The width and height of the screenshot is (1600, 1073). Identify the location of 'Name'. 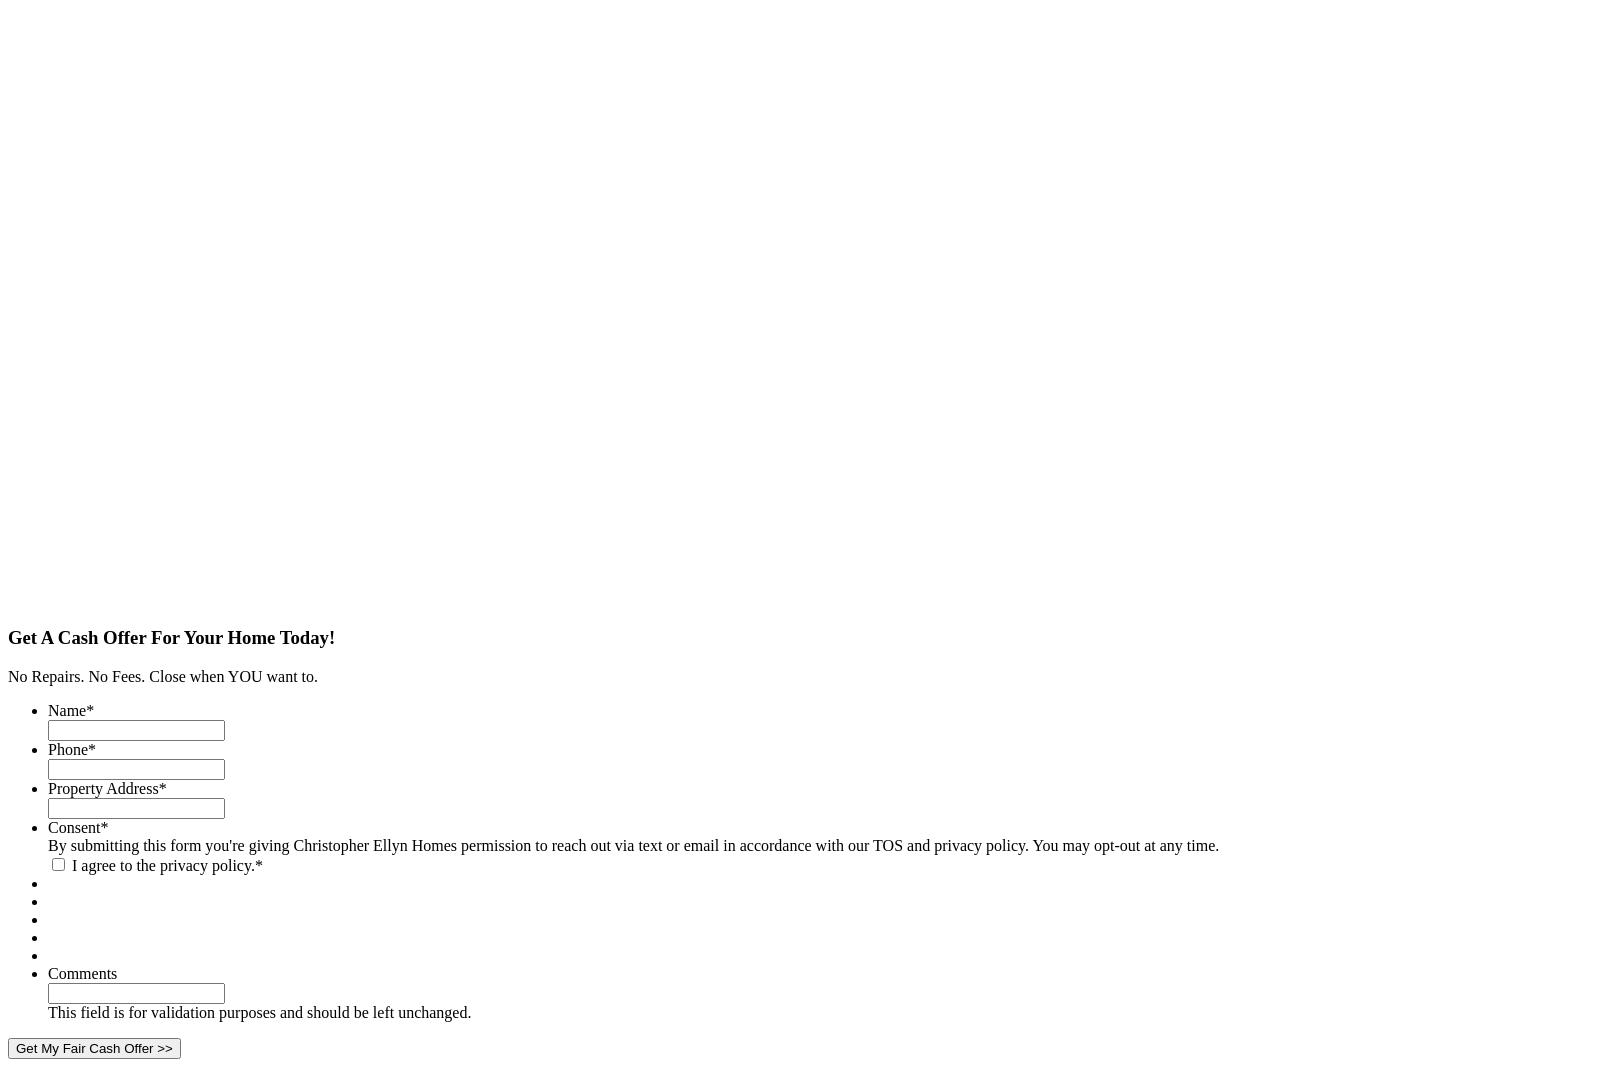
(66, 710).